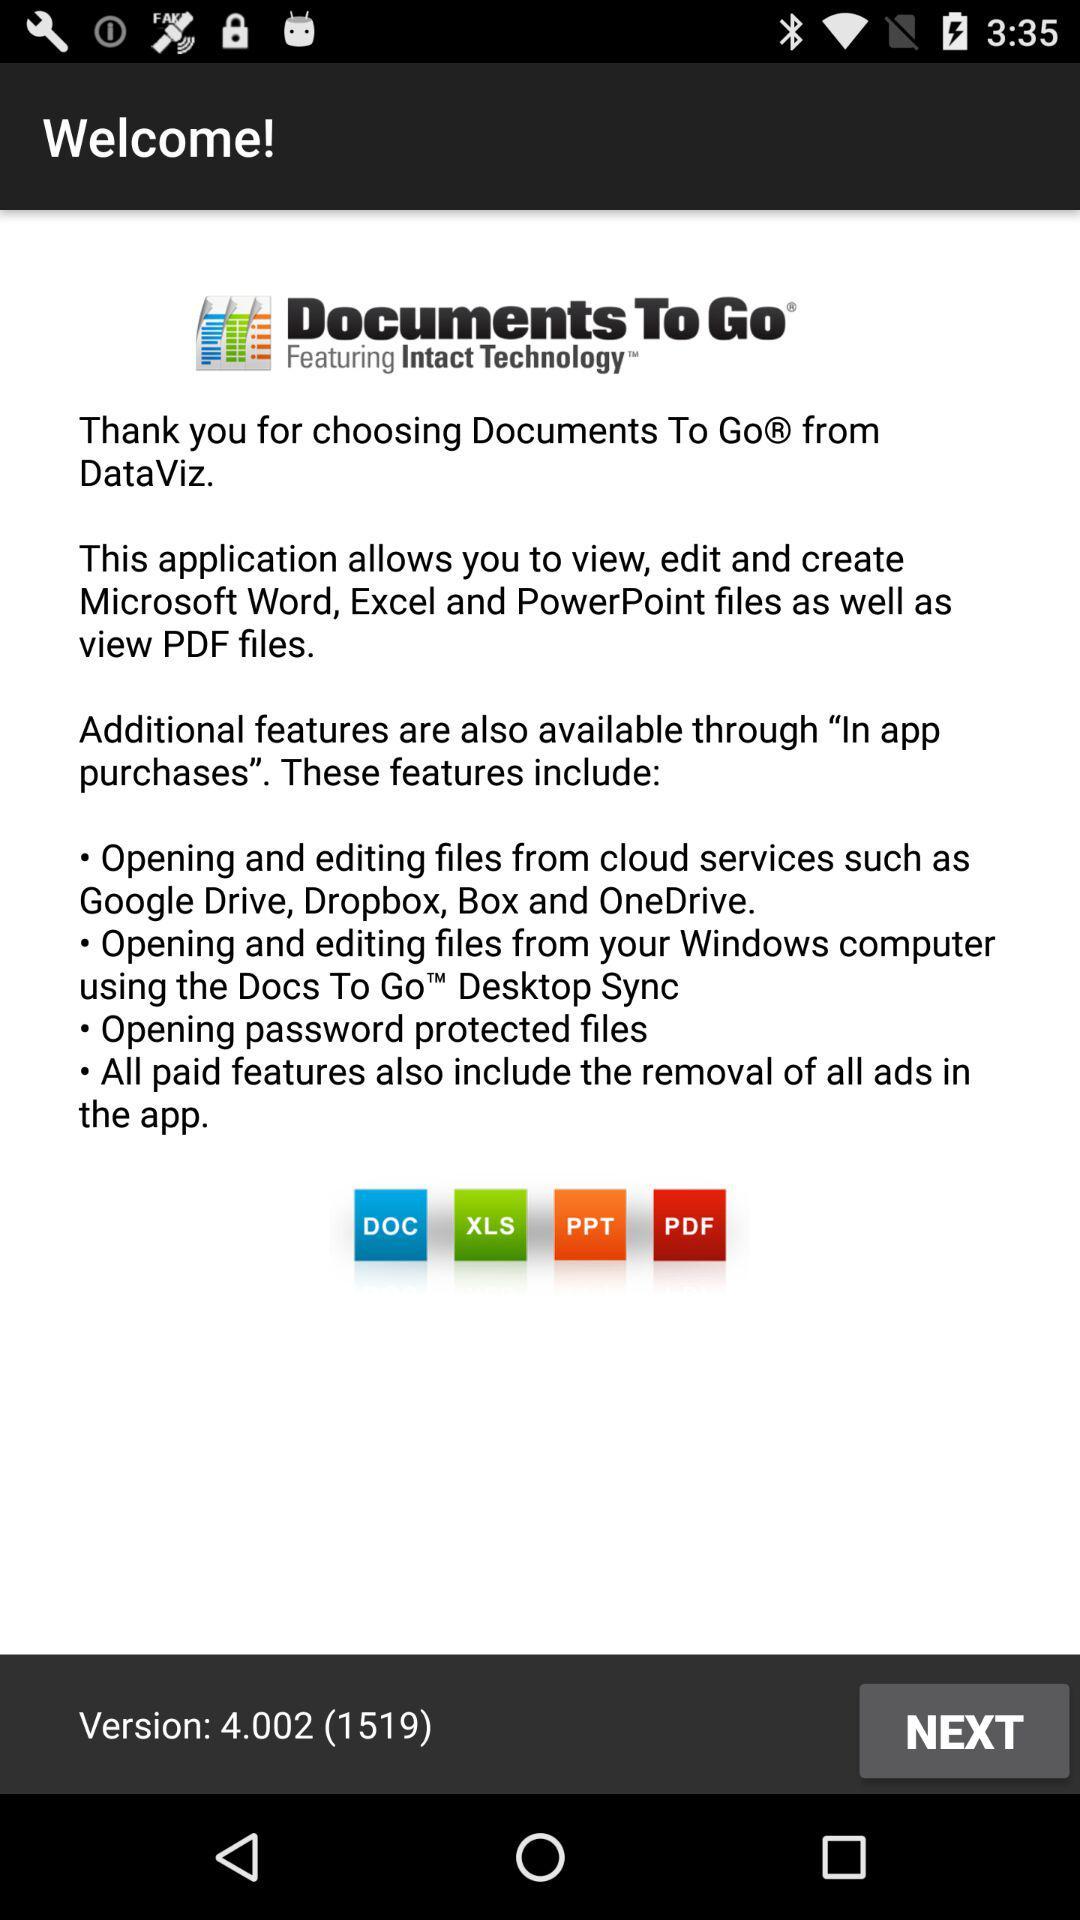 This screenshot has height=1920, width=1080. I want to click on next, so click(963, 1730).